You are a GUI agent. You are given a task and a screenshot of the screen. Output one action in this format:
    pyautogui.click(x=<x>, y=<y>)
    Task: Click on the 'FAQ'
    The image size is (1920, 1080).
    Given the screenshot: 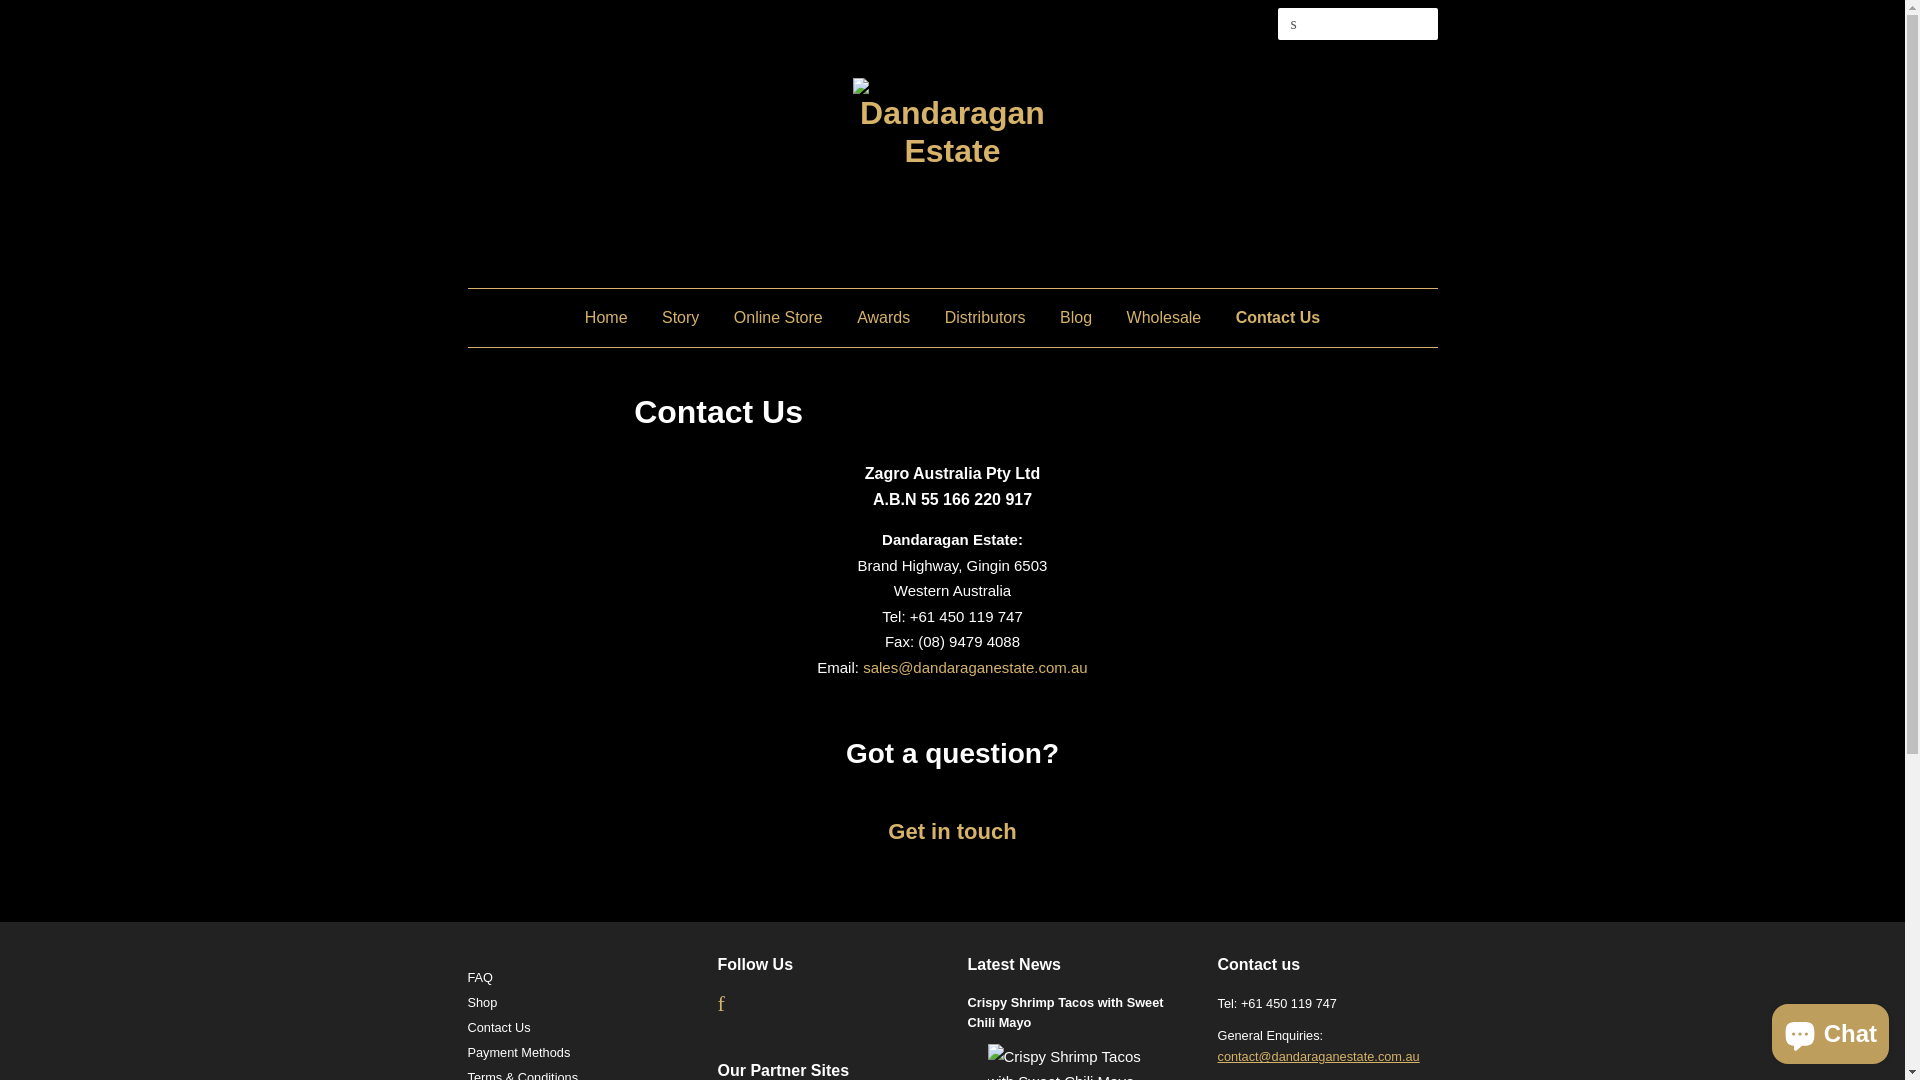 What is the action you would take?
    pyautogui.click(x=480, y=976)
    